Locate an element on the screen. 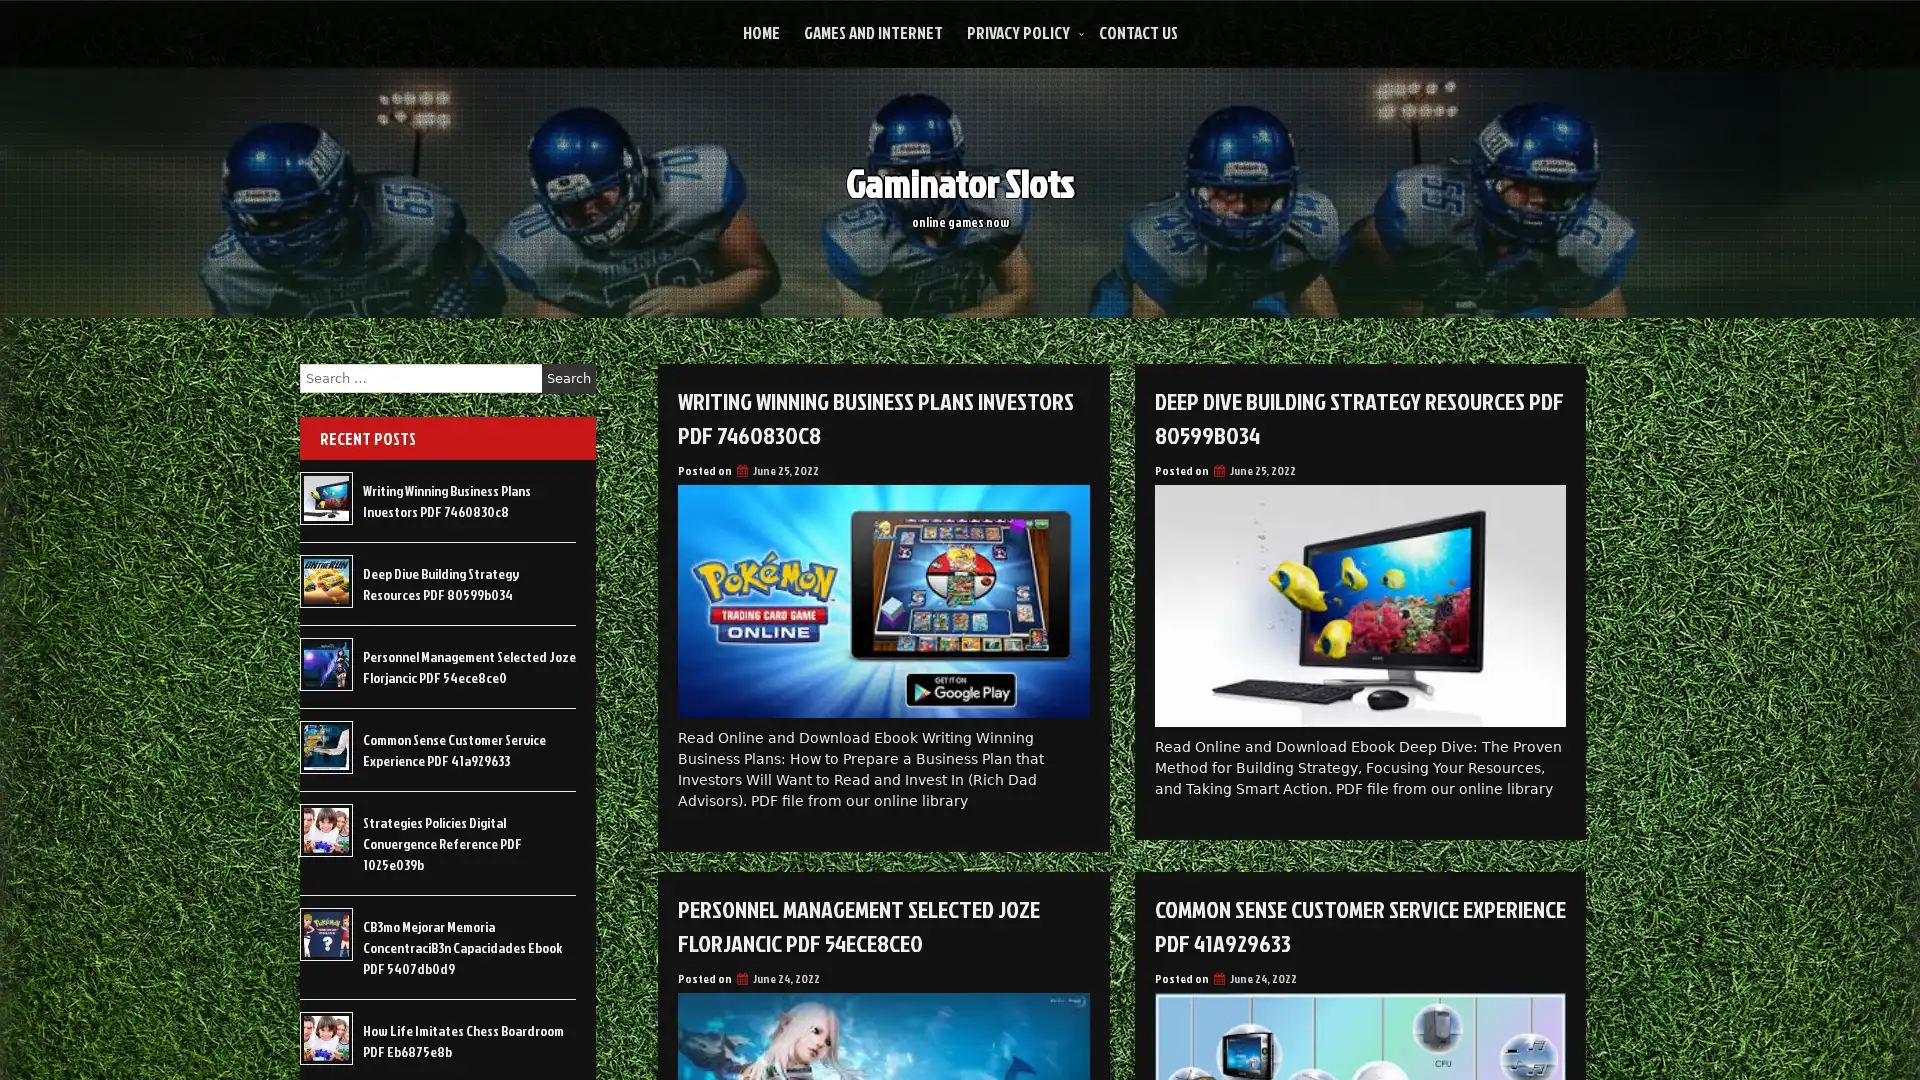 The width and height of the screenshot is (1920, 1080). Search is located at coordinates (568, 378).